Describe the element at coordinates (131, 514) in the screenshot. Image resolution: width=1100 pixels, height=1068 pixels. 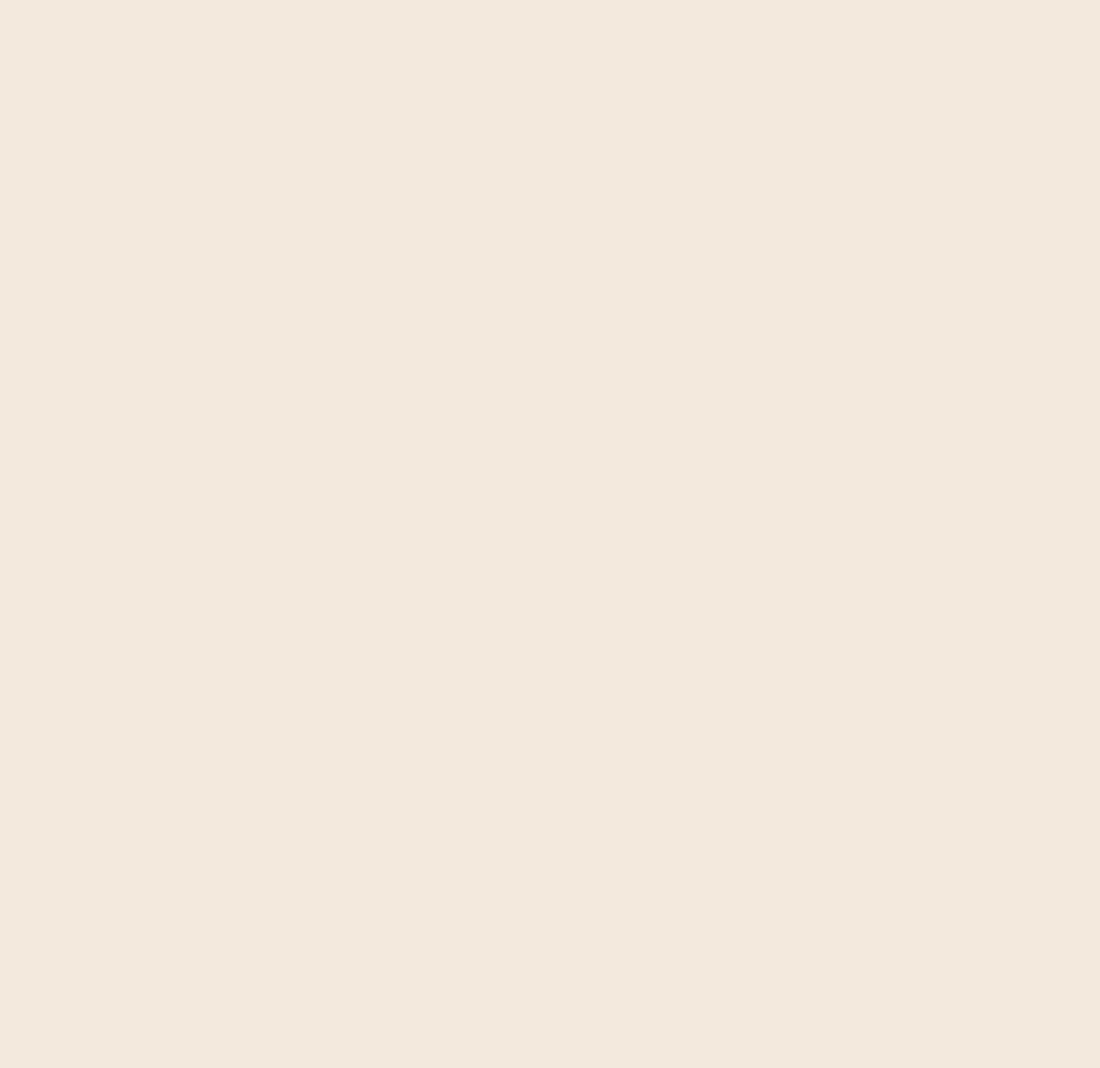
I see `'Download English'` at that location.